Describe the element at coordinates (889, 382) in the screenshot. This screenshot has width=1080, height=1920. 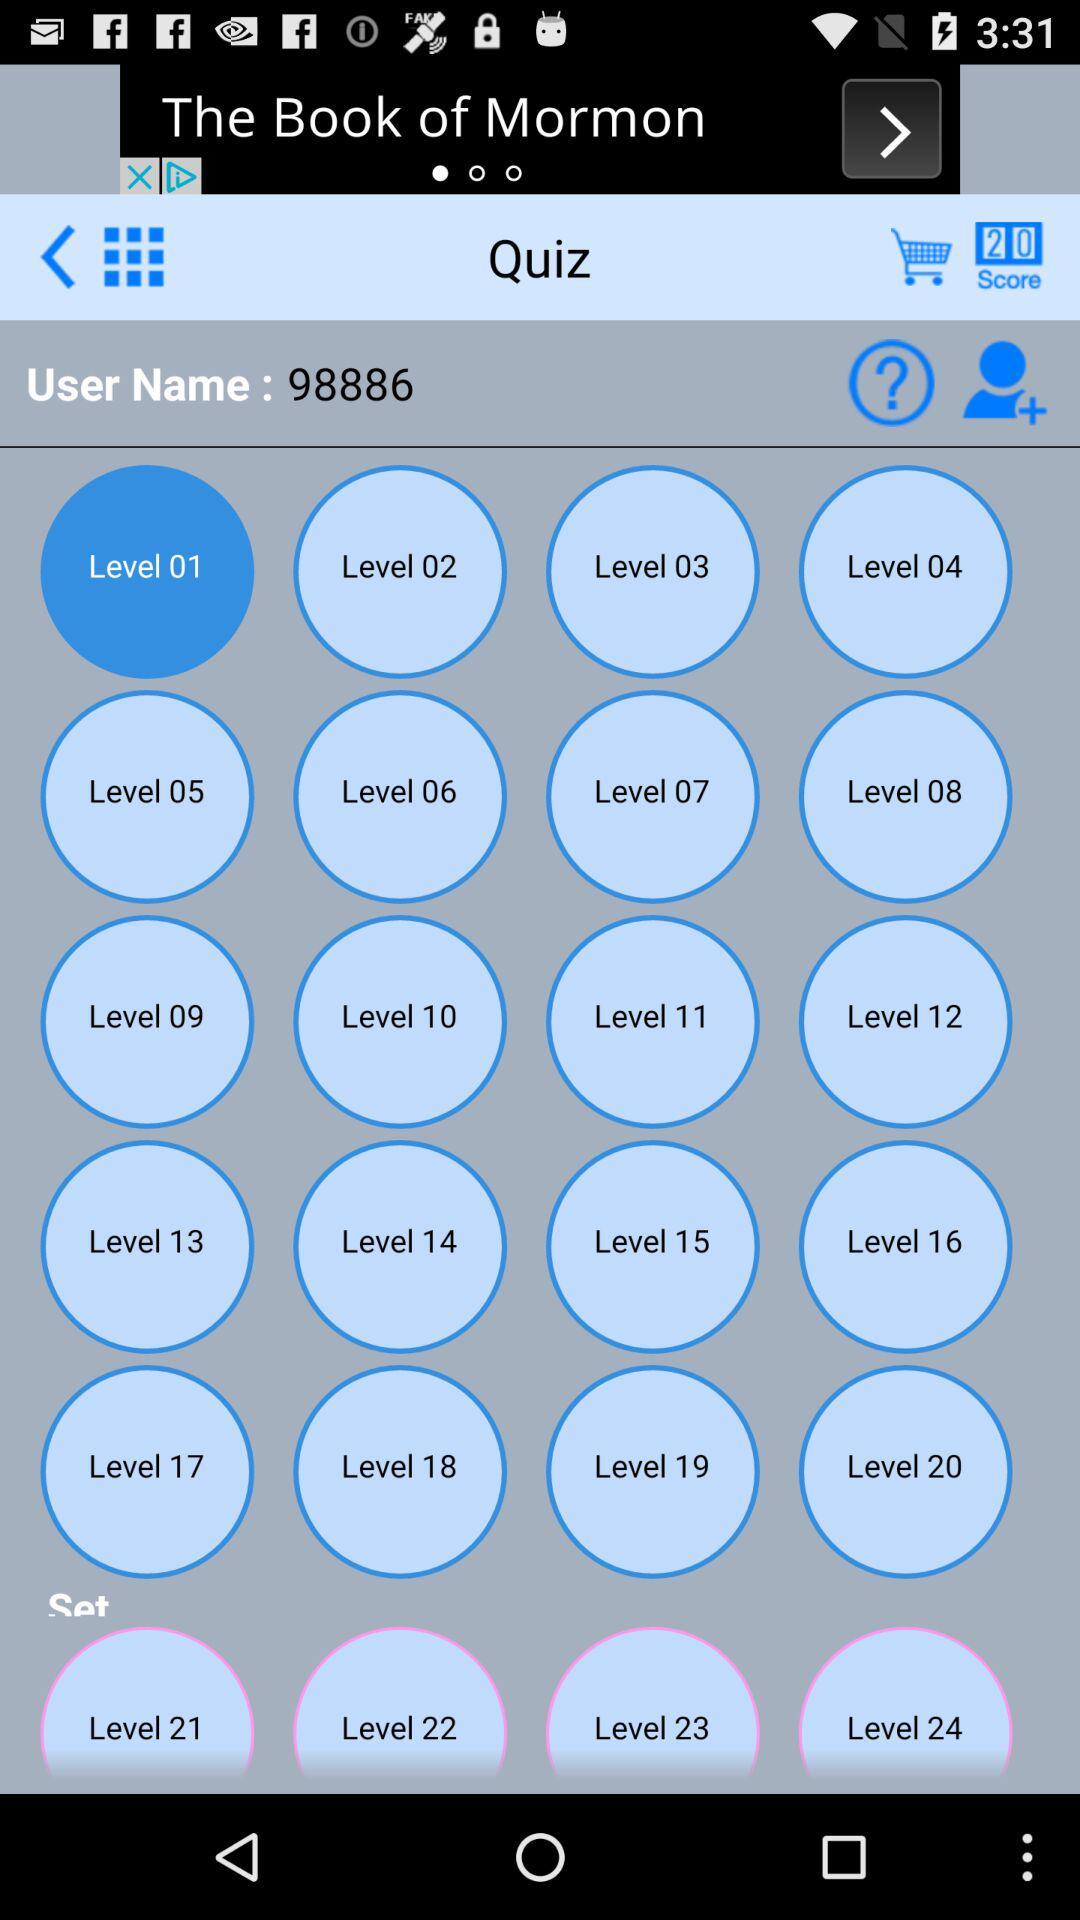
I see `help icon` at that location.